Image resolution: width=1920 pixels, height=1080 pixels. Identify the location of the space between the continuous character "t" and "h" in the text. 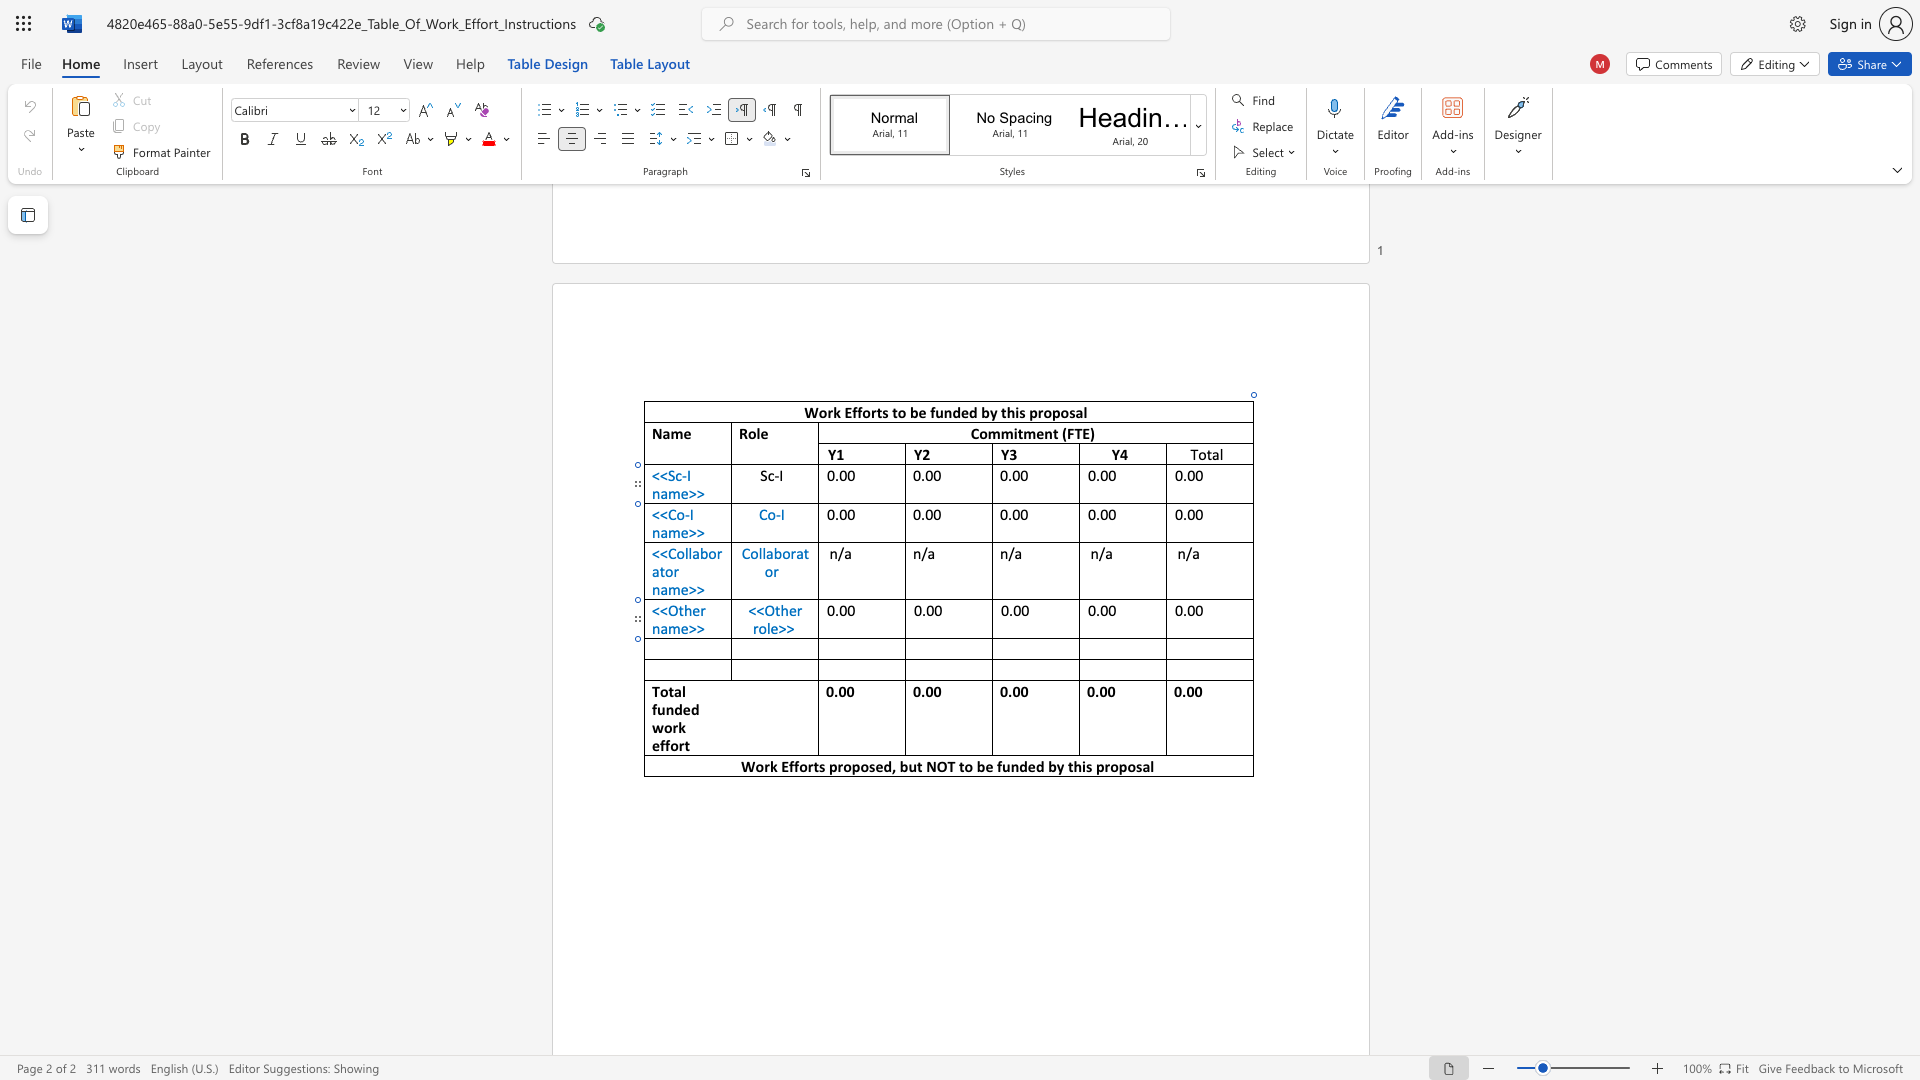
(1073, 765).